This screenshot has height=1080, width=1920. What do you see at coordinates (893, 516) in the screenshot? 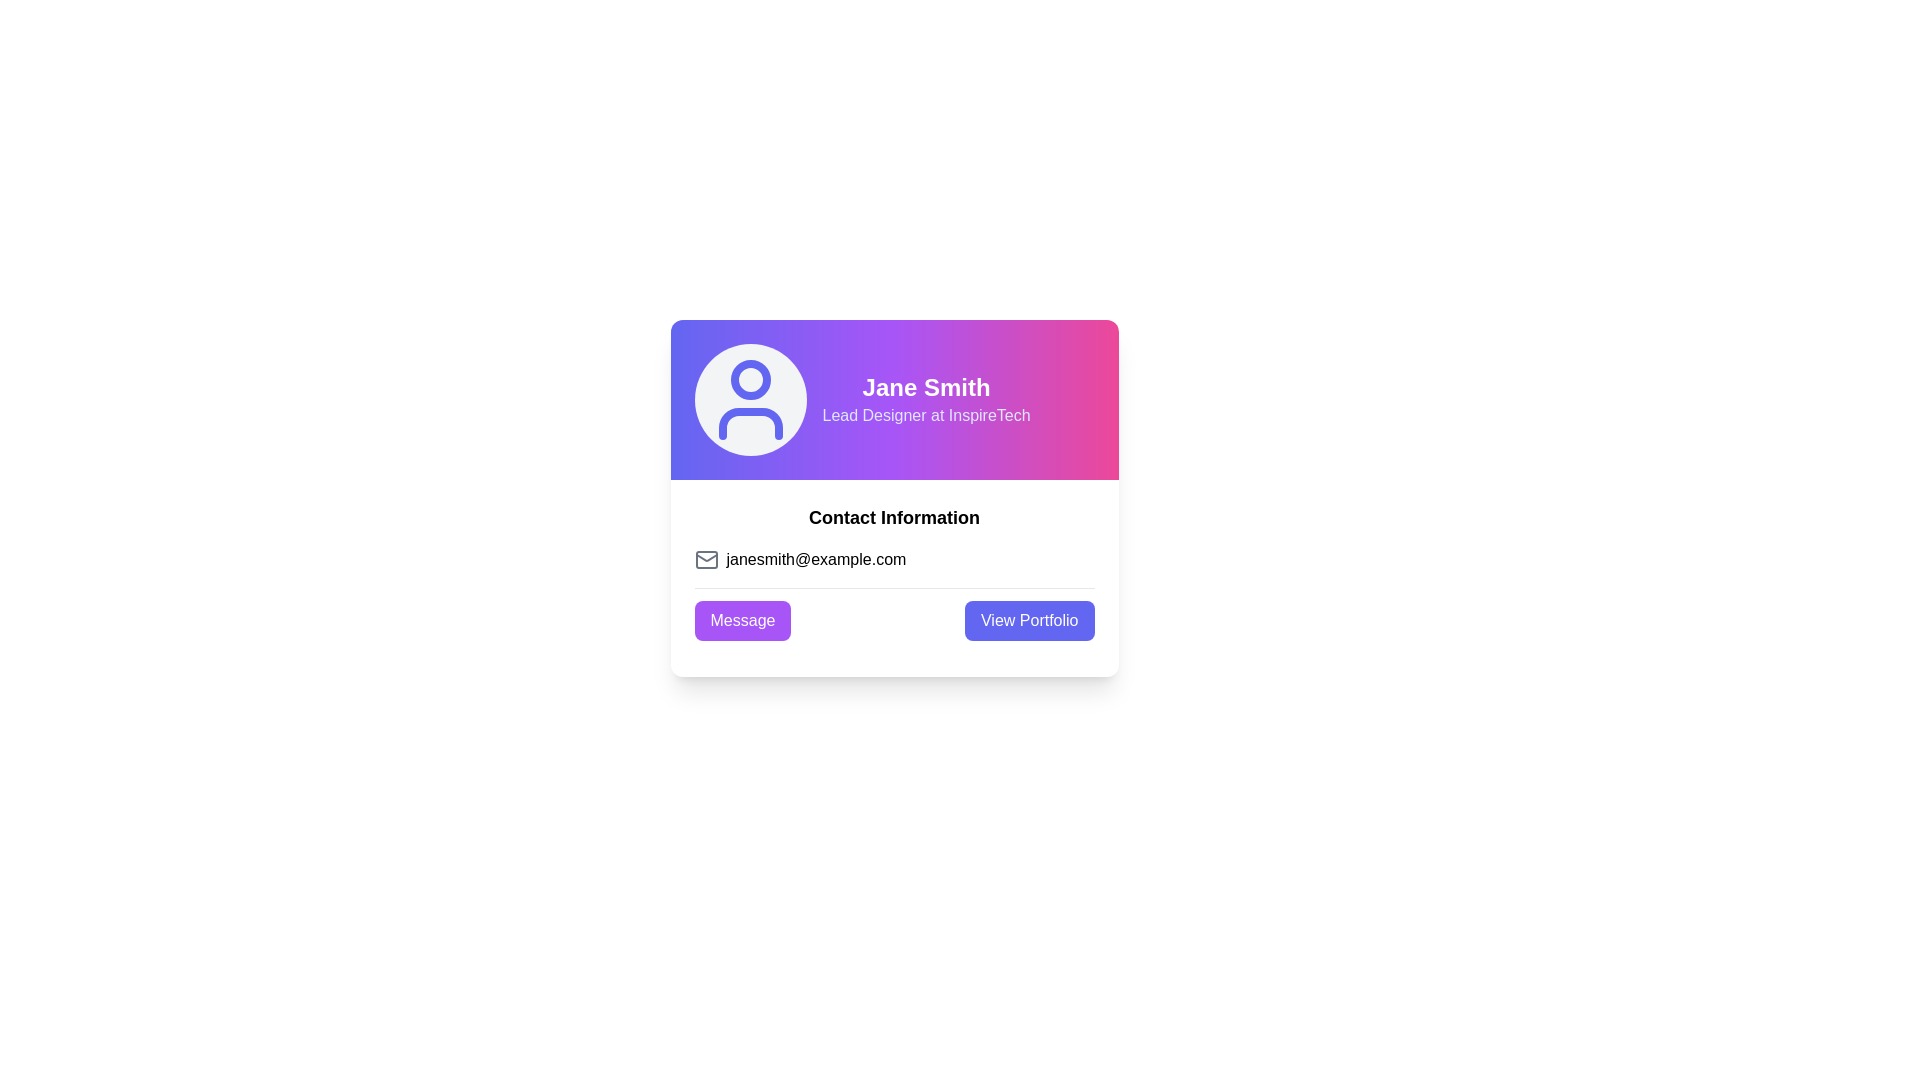
I see `text label indicating 'Contact Information' located at the top of the card component` at bounding box center [893, 516].